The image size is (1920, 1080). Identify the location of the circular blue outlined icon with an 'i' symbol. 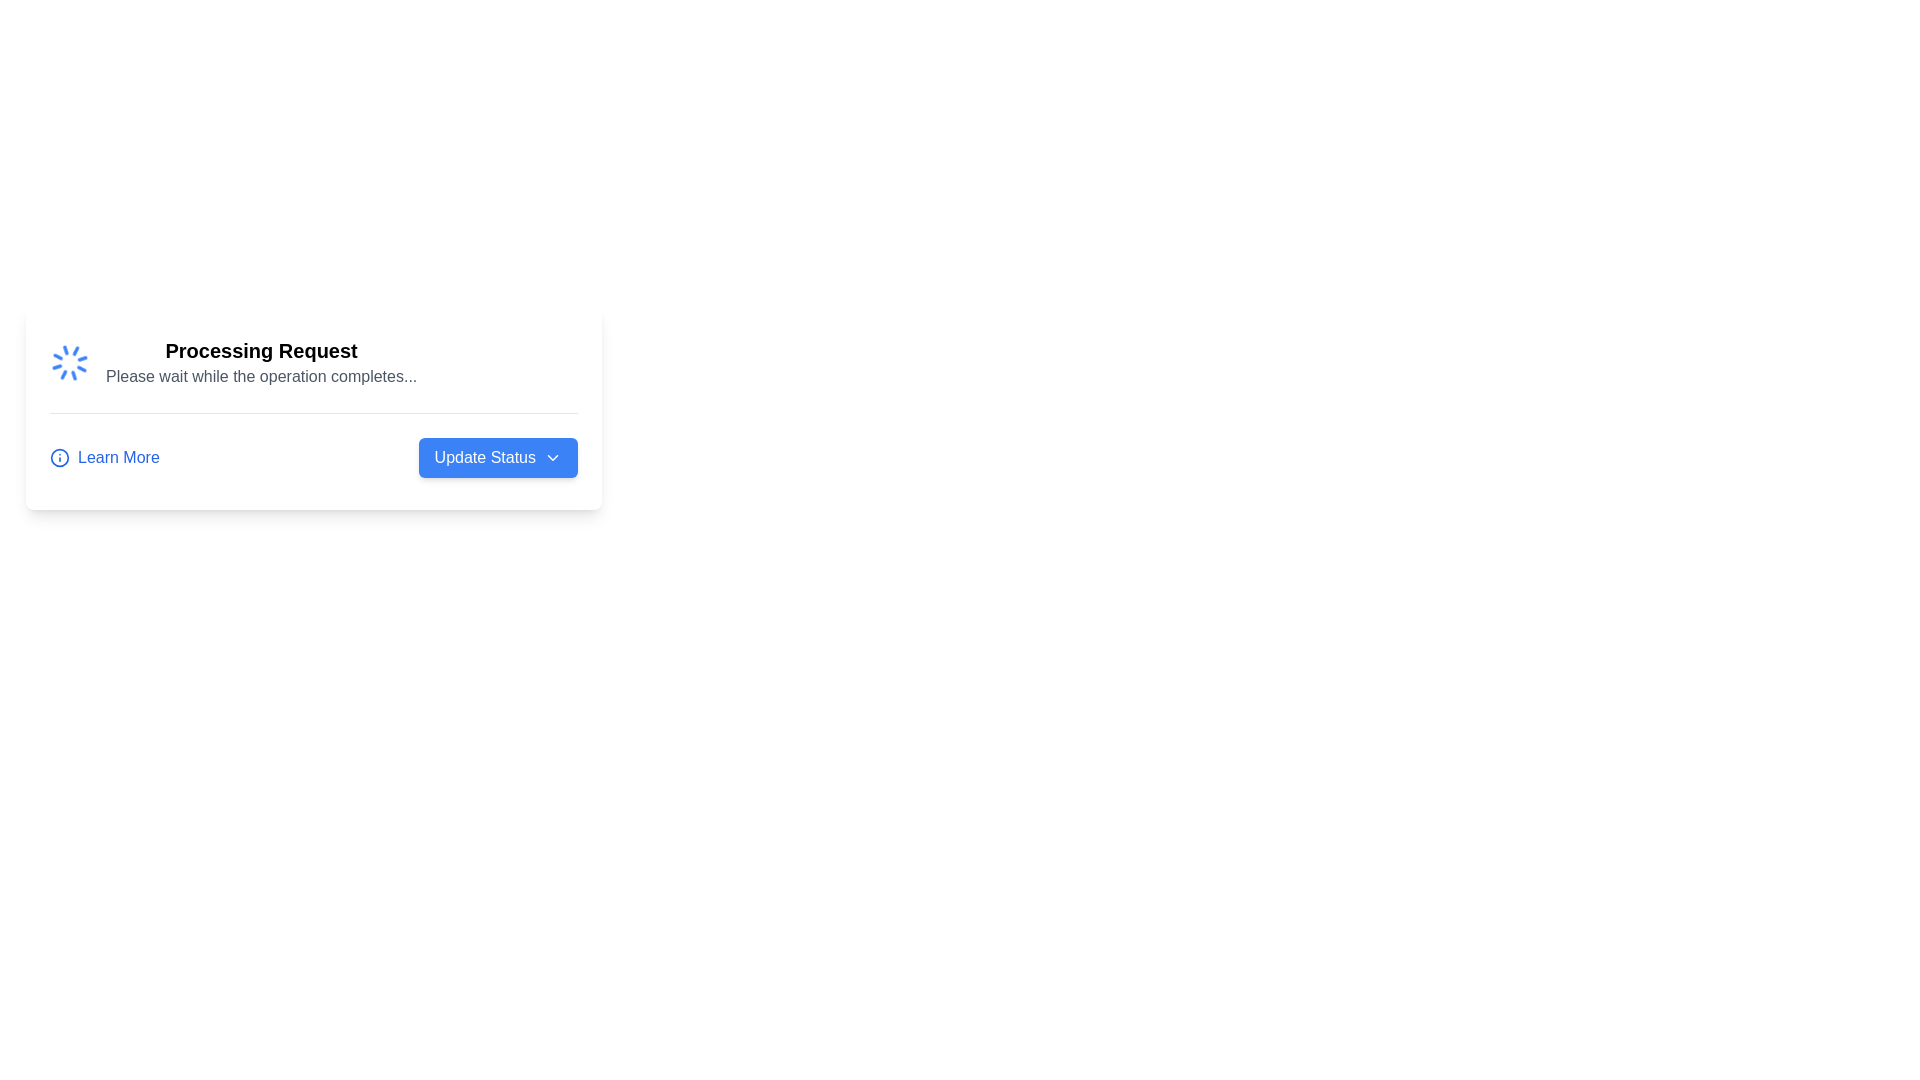
(59, 458).